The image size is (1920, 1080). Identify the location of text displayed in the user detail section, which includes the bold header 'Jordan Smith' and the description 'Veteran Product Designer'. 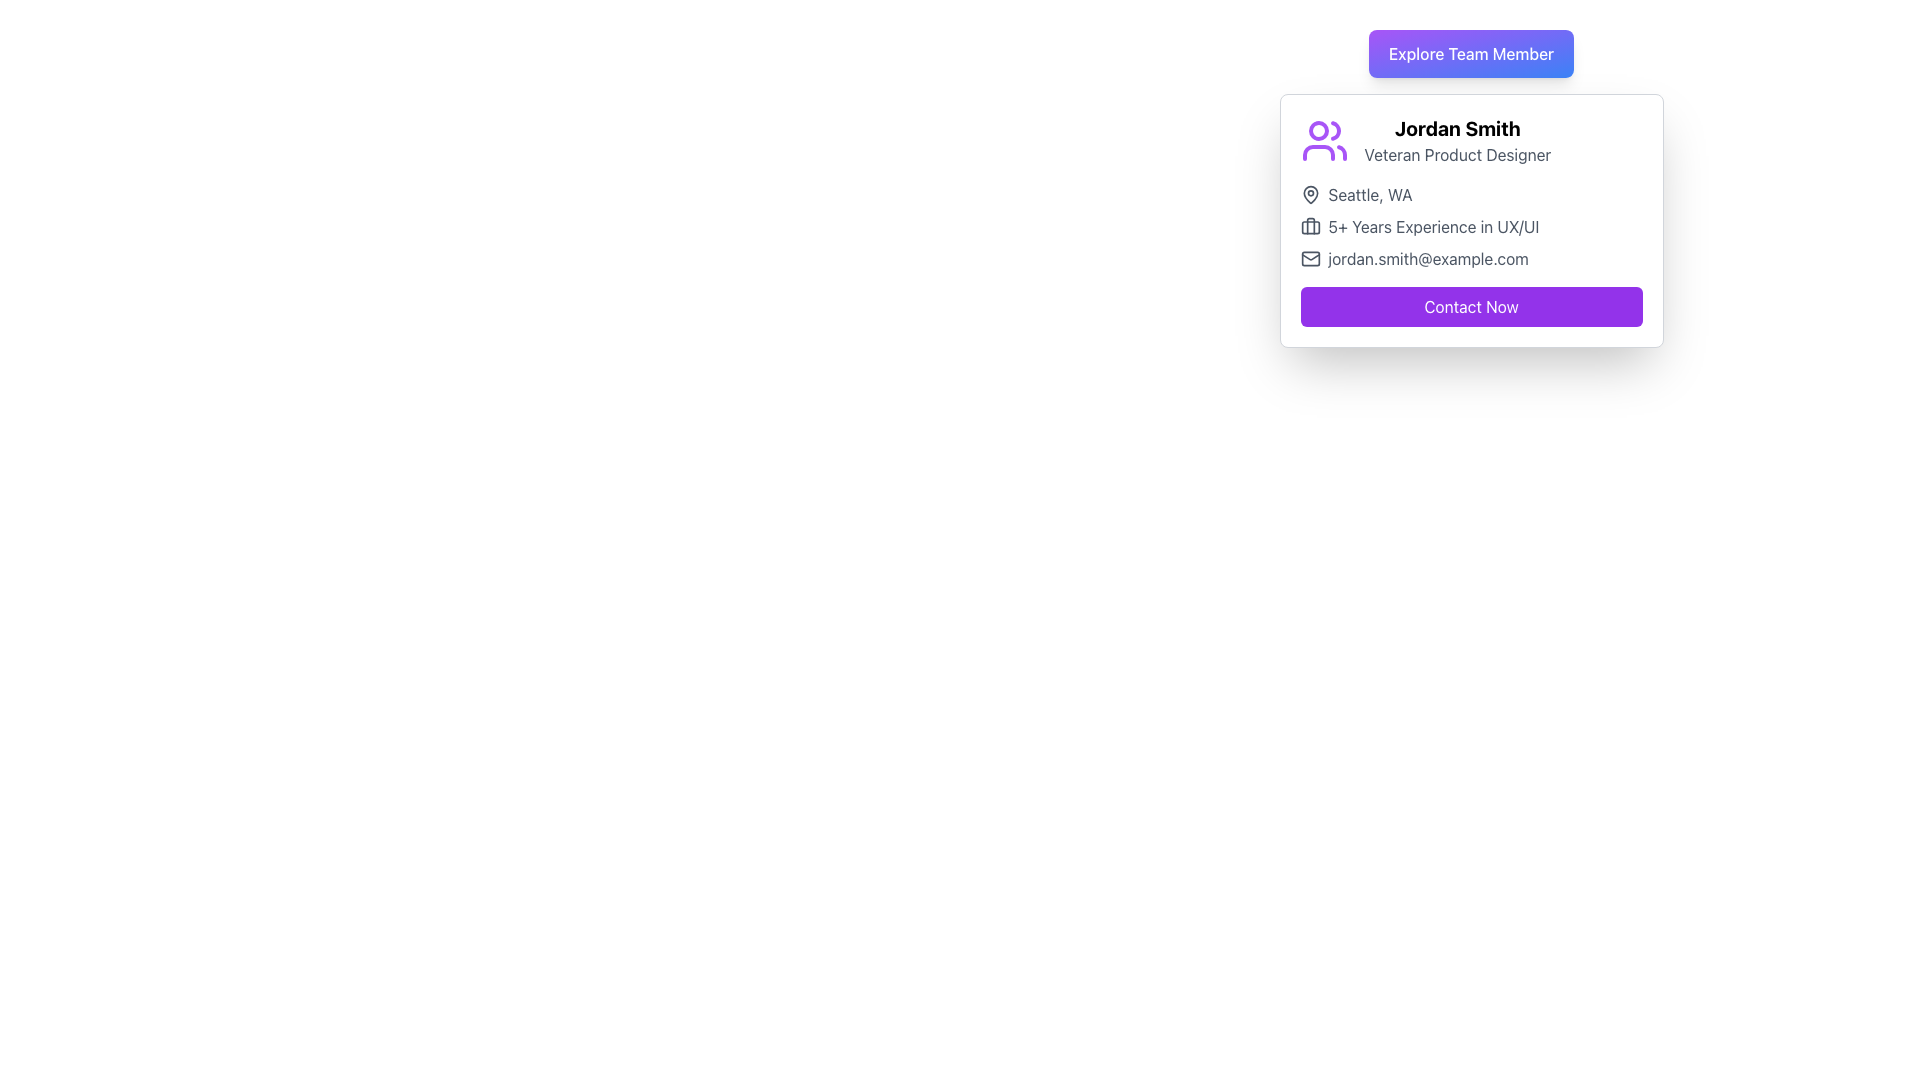
(1457, 140).